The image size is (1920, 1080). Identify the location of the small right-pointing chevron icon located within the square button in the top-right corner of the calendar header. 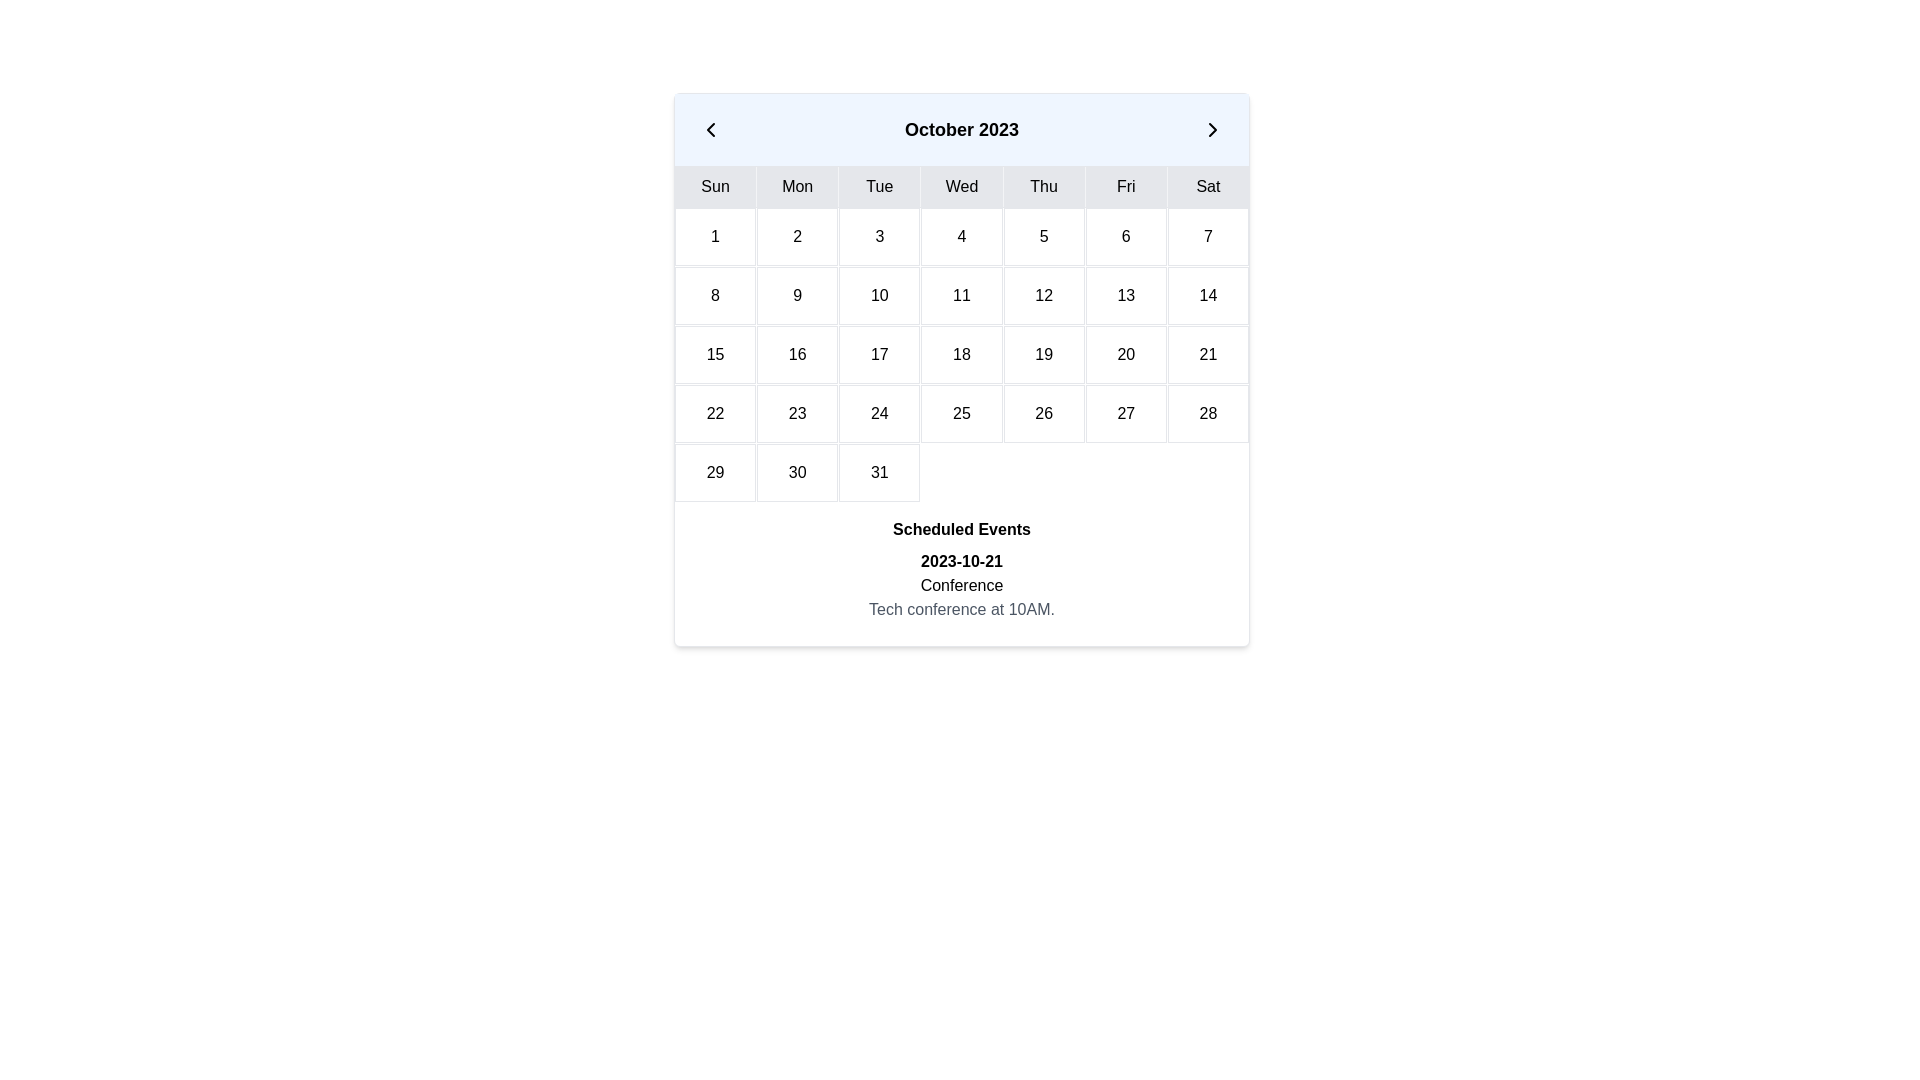
(1212, 130).